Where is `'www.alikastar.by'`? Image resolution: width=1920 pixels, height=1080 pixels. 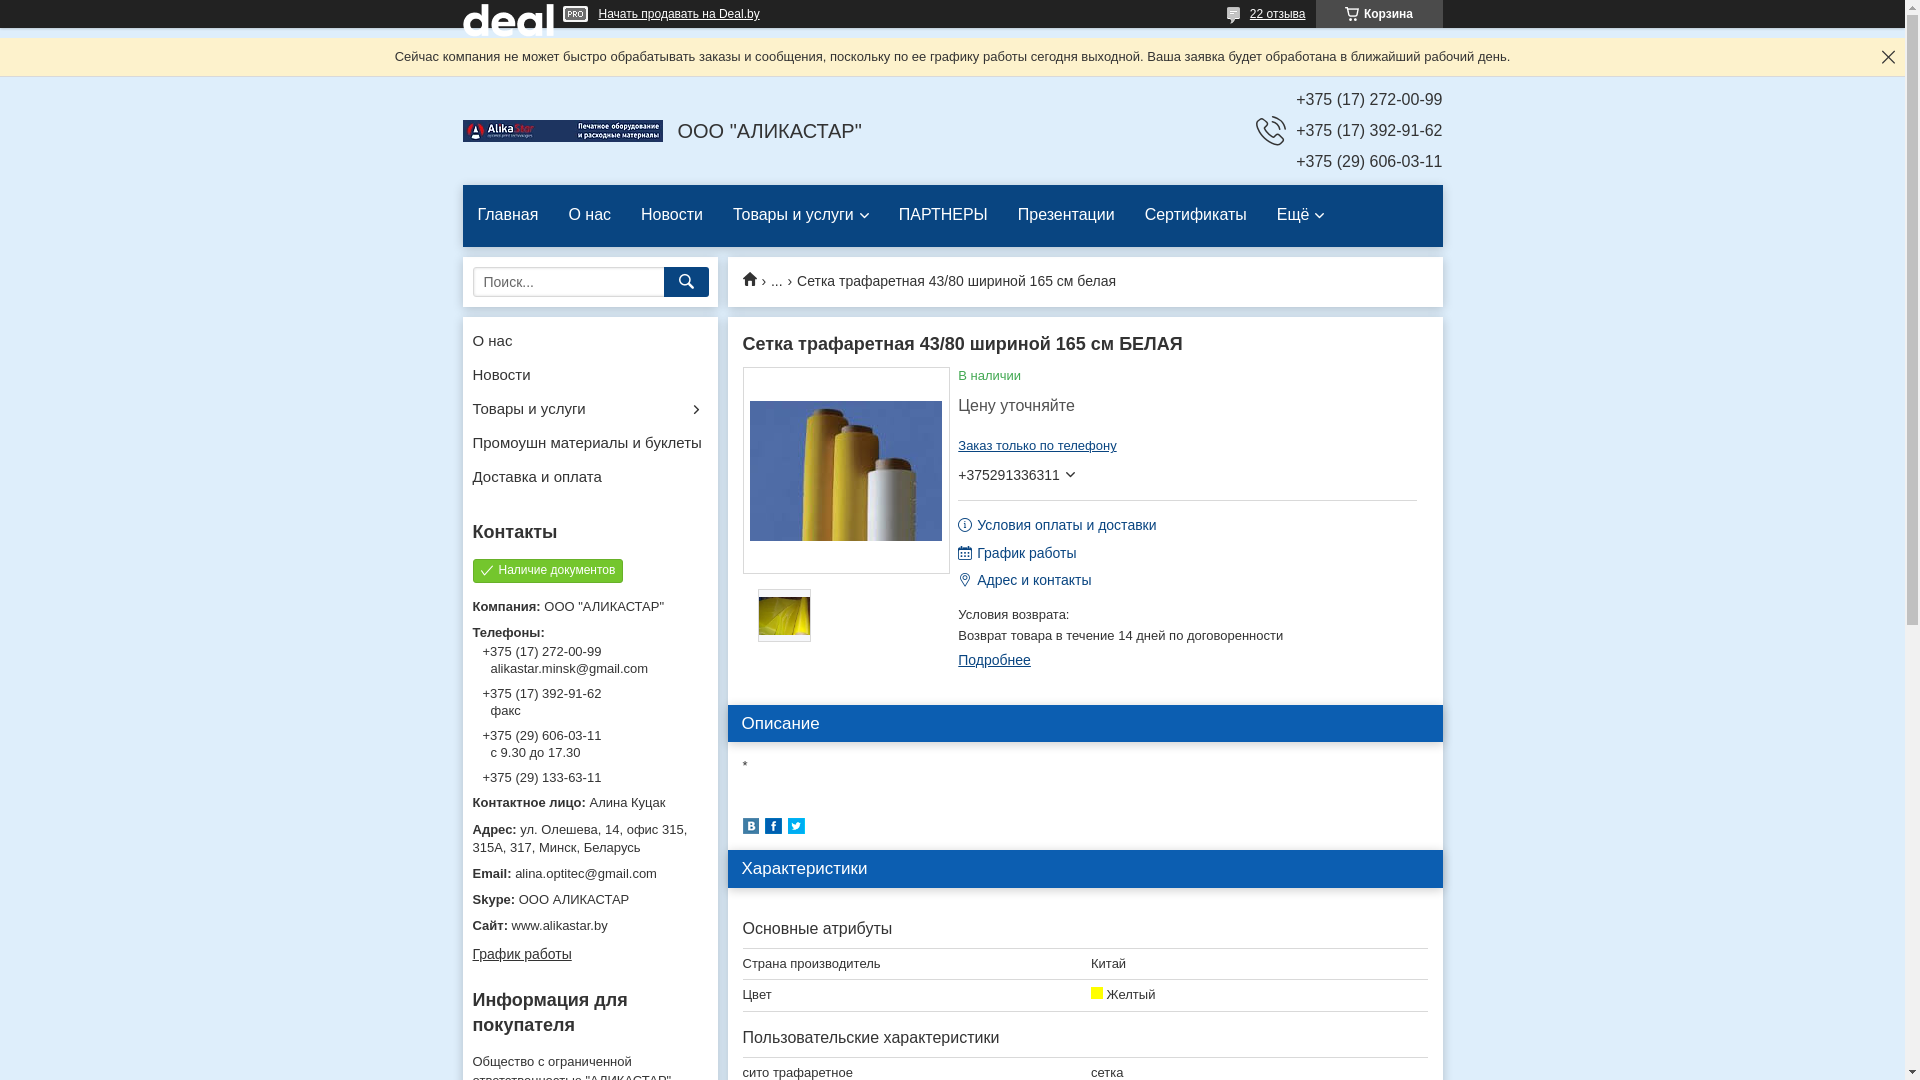
'www.alikastar.by' is located at coordinates (470, 925).